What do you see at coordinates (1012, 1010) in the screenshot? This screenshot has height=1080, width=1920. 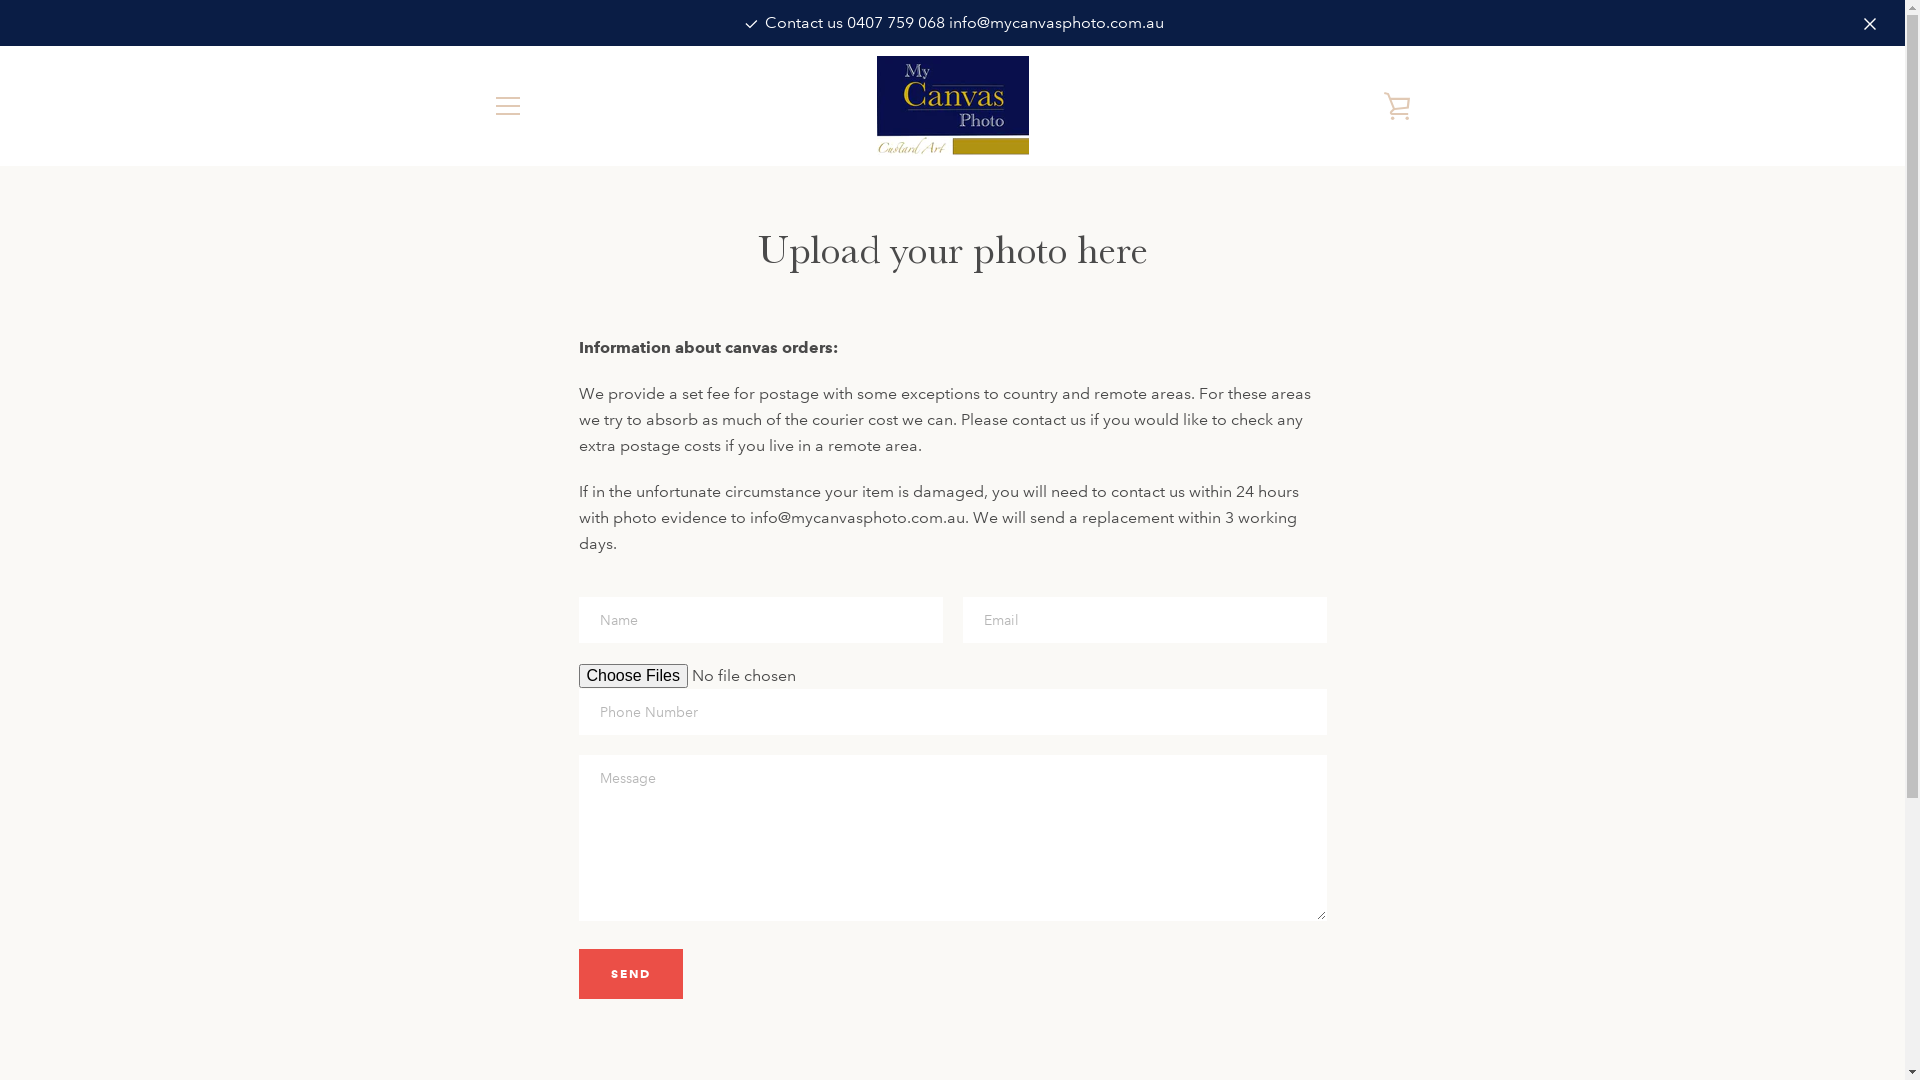 I see `'Powered by Shopify'` at bounding box center [1012, 1010].